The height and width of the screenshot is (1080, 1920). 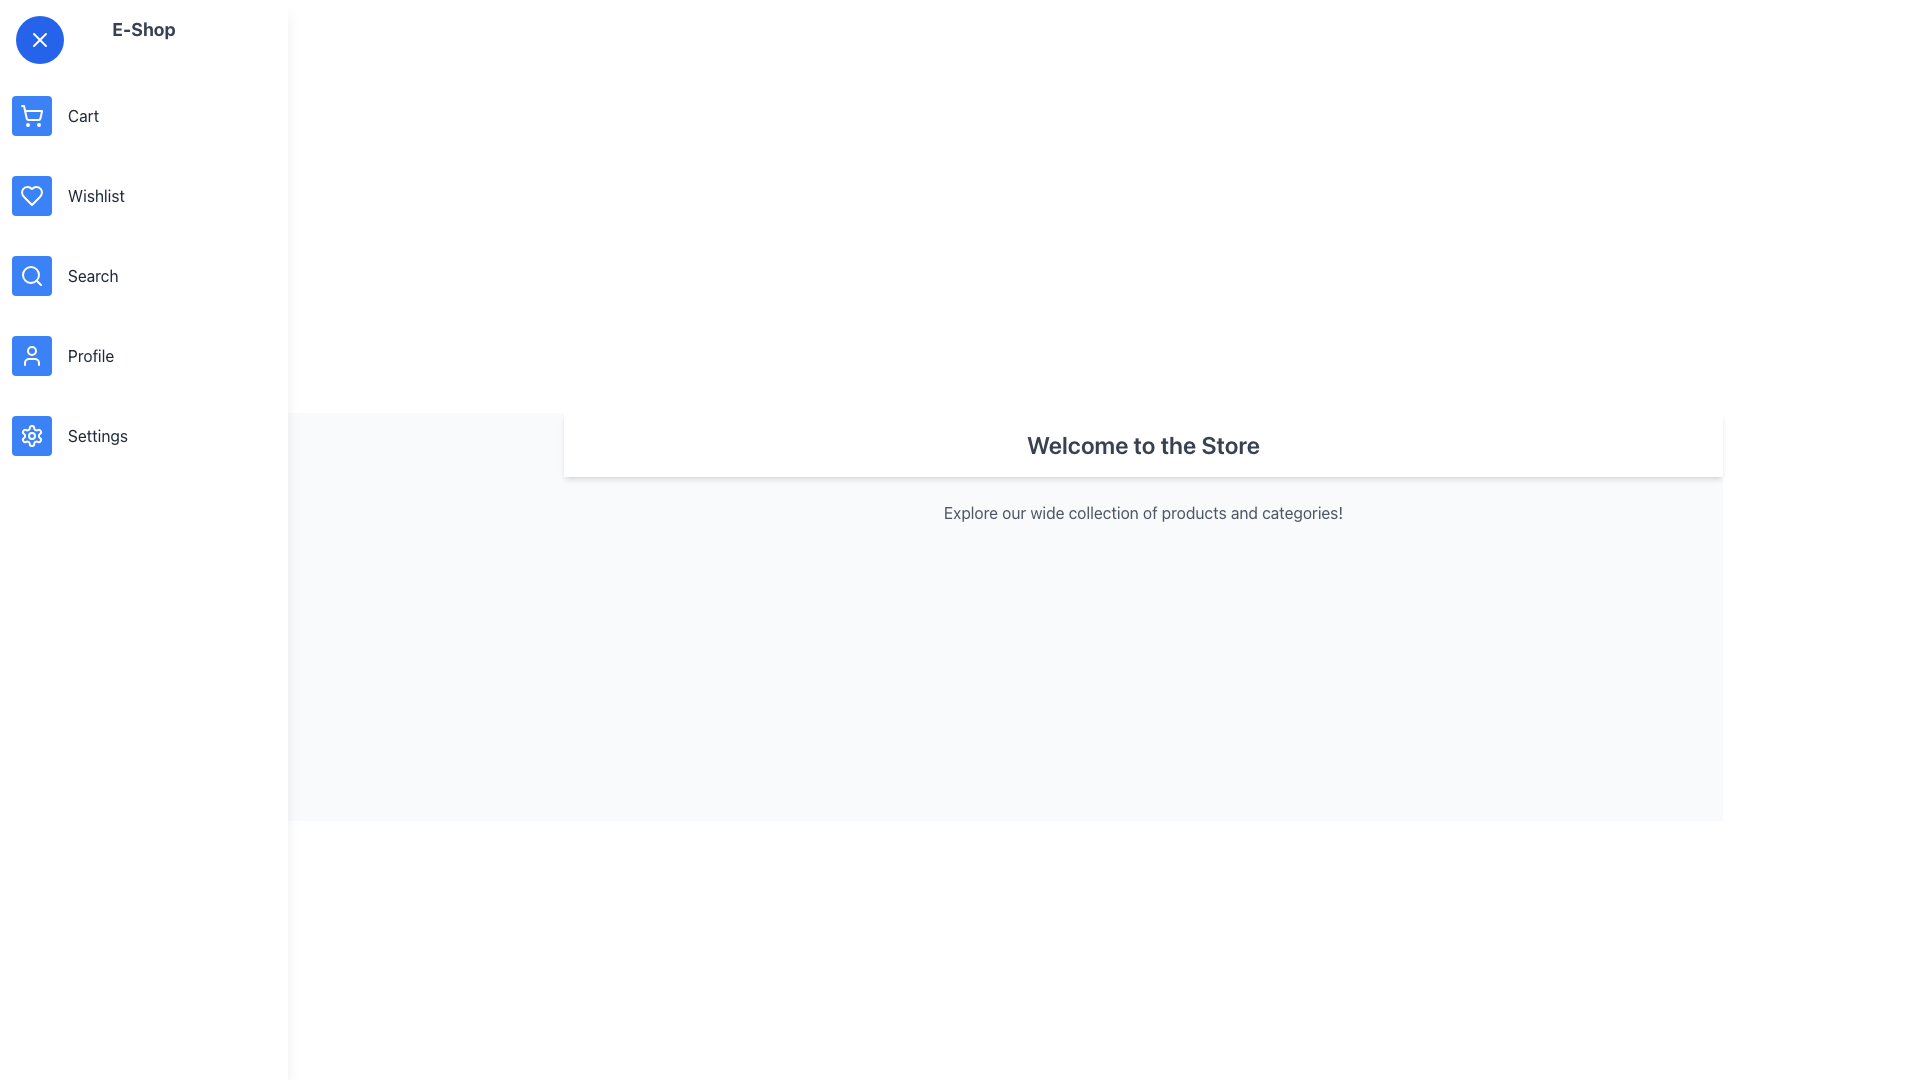 What do you see at coordinates (90, 354) in the screenshot?
I see `the Static Text Label for the user's profile section in the vertical navigation menu, located below 'Search' and above 'Settings', aligned to the right of the user icon` at bounding box center [90, 354].